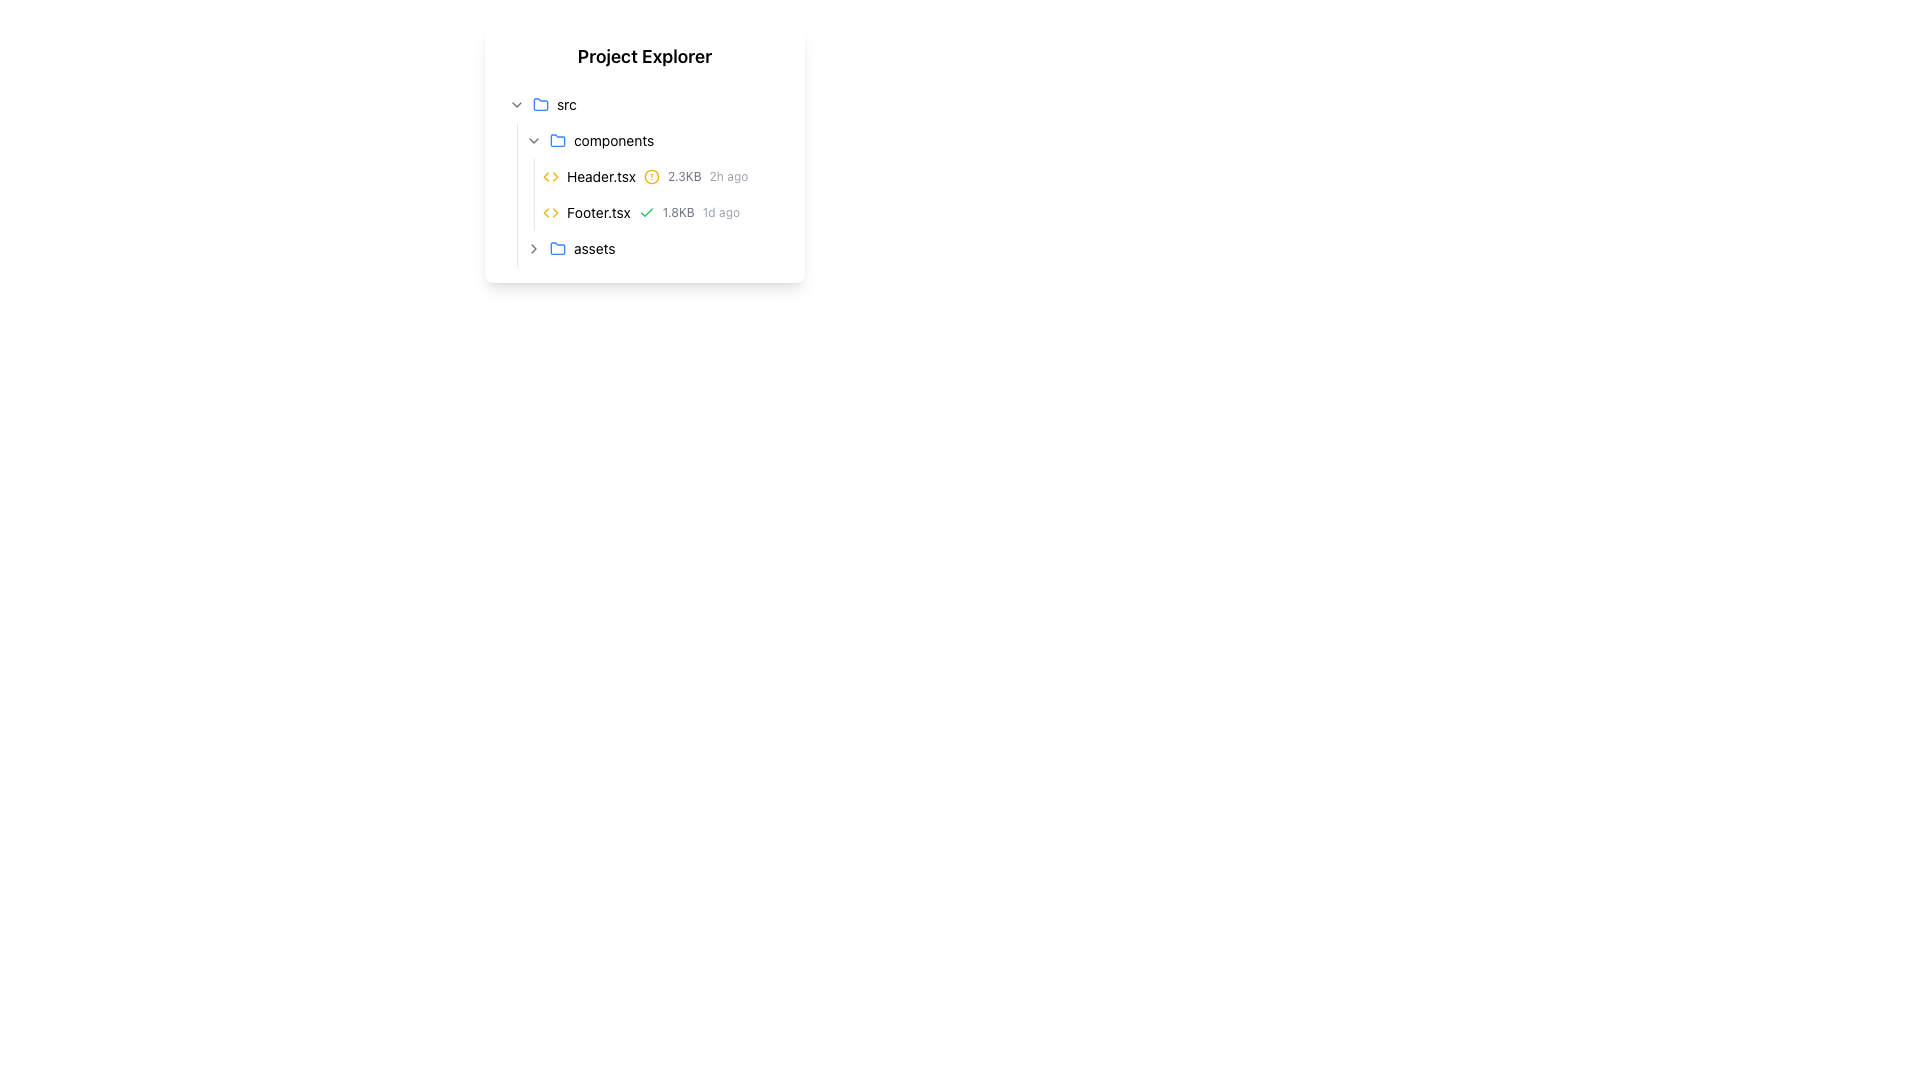 This screenshot has height=1080, width=1920. I want to click on the warning icon with a yellow border and exclamation mark located next to 'Header.tsx 2.3KB 2h ago' in the file list interface, so click(652, 176).